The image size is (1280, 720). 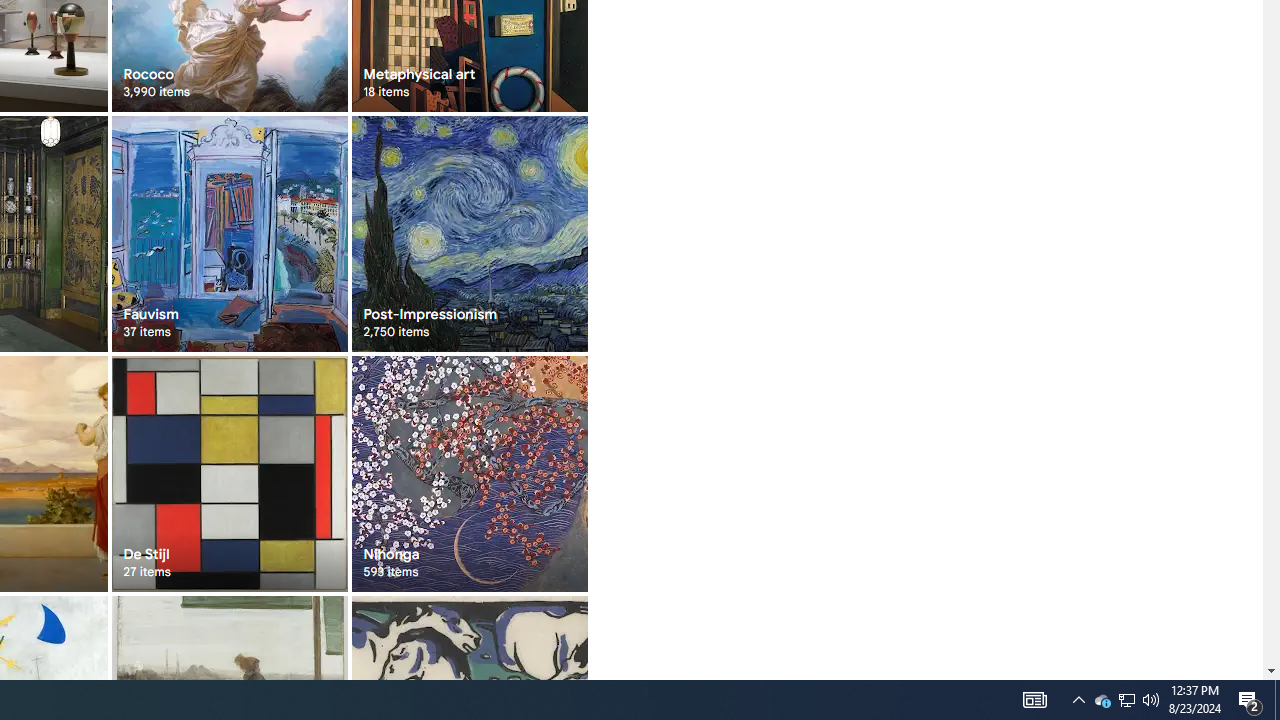 I want to click on 'Fauvism 37 items', so click(x=229, y=233).